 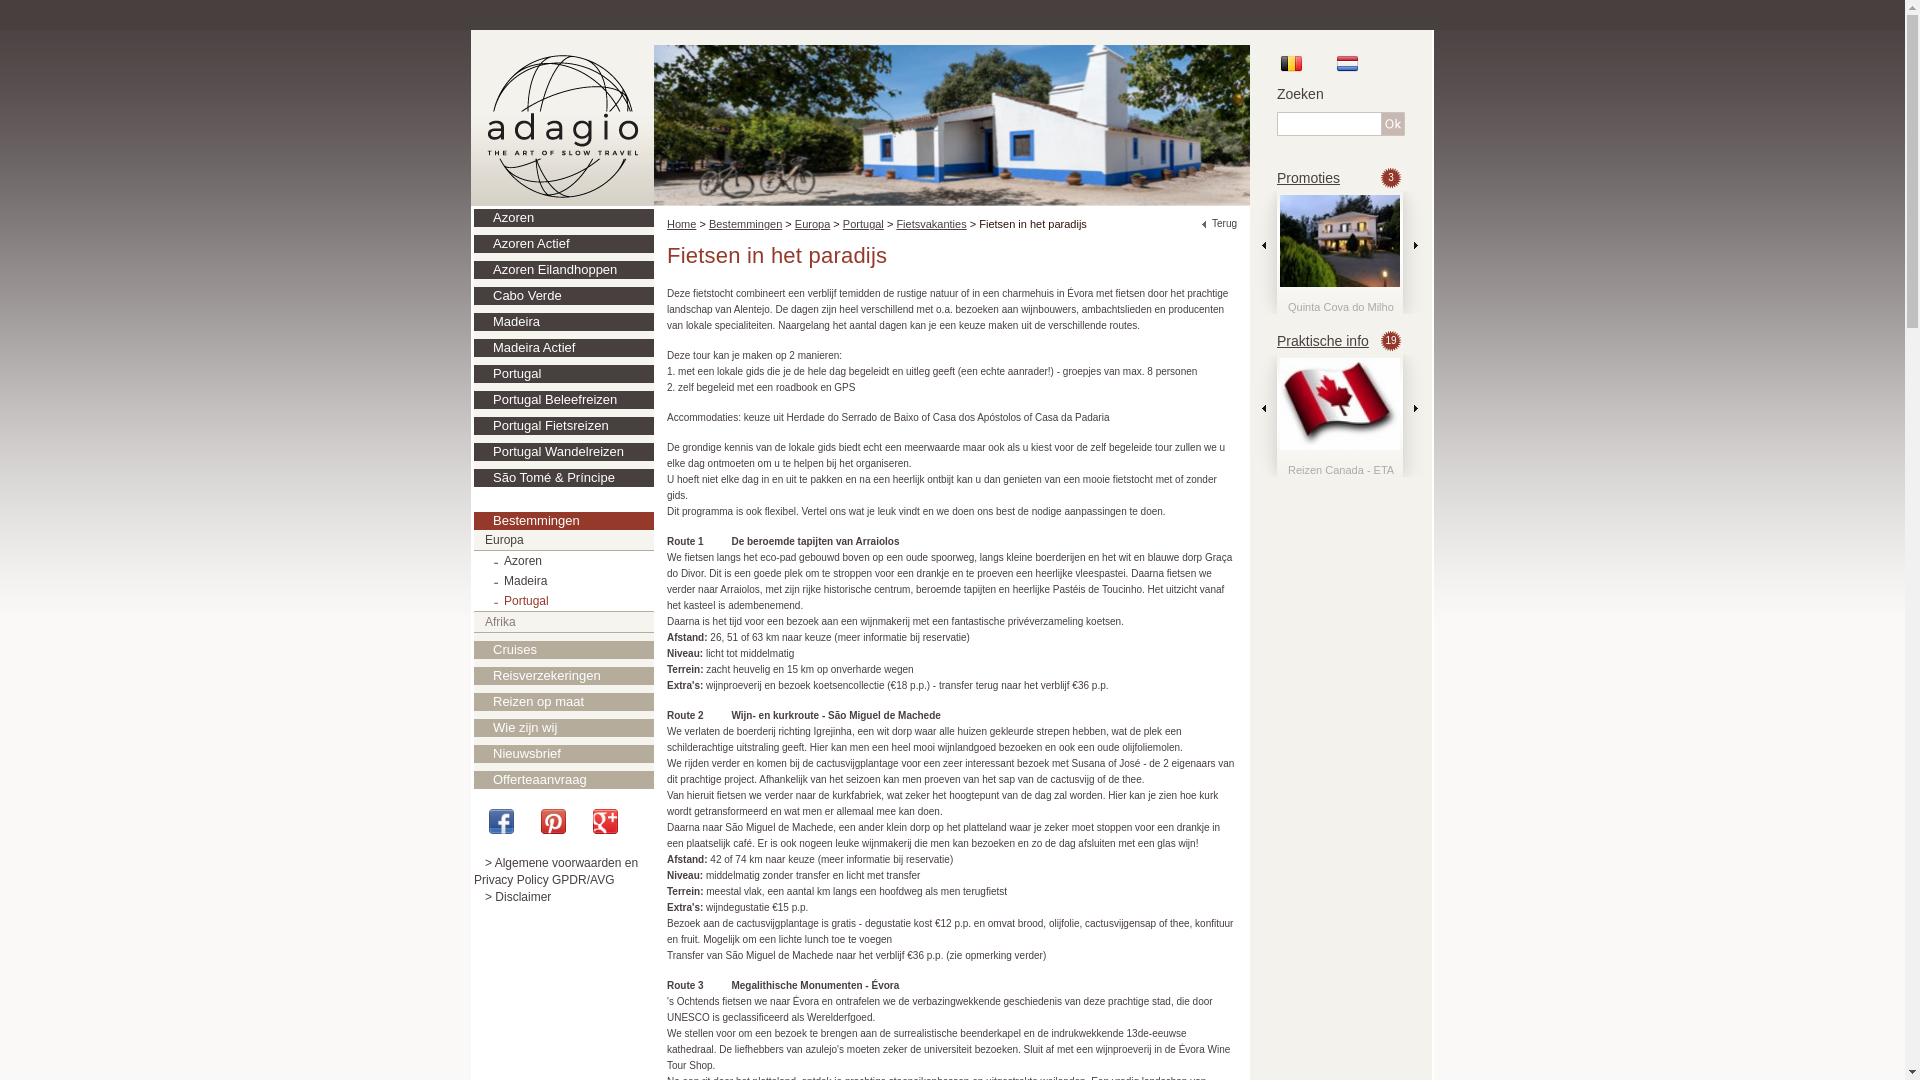 What do you see at coordinates (563, 400) in the screenshot?
I see `'Portugal Beleefreizen'` at bounding box center [563, 400].